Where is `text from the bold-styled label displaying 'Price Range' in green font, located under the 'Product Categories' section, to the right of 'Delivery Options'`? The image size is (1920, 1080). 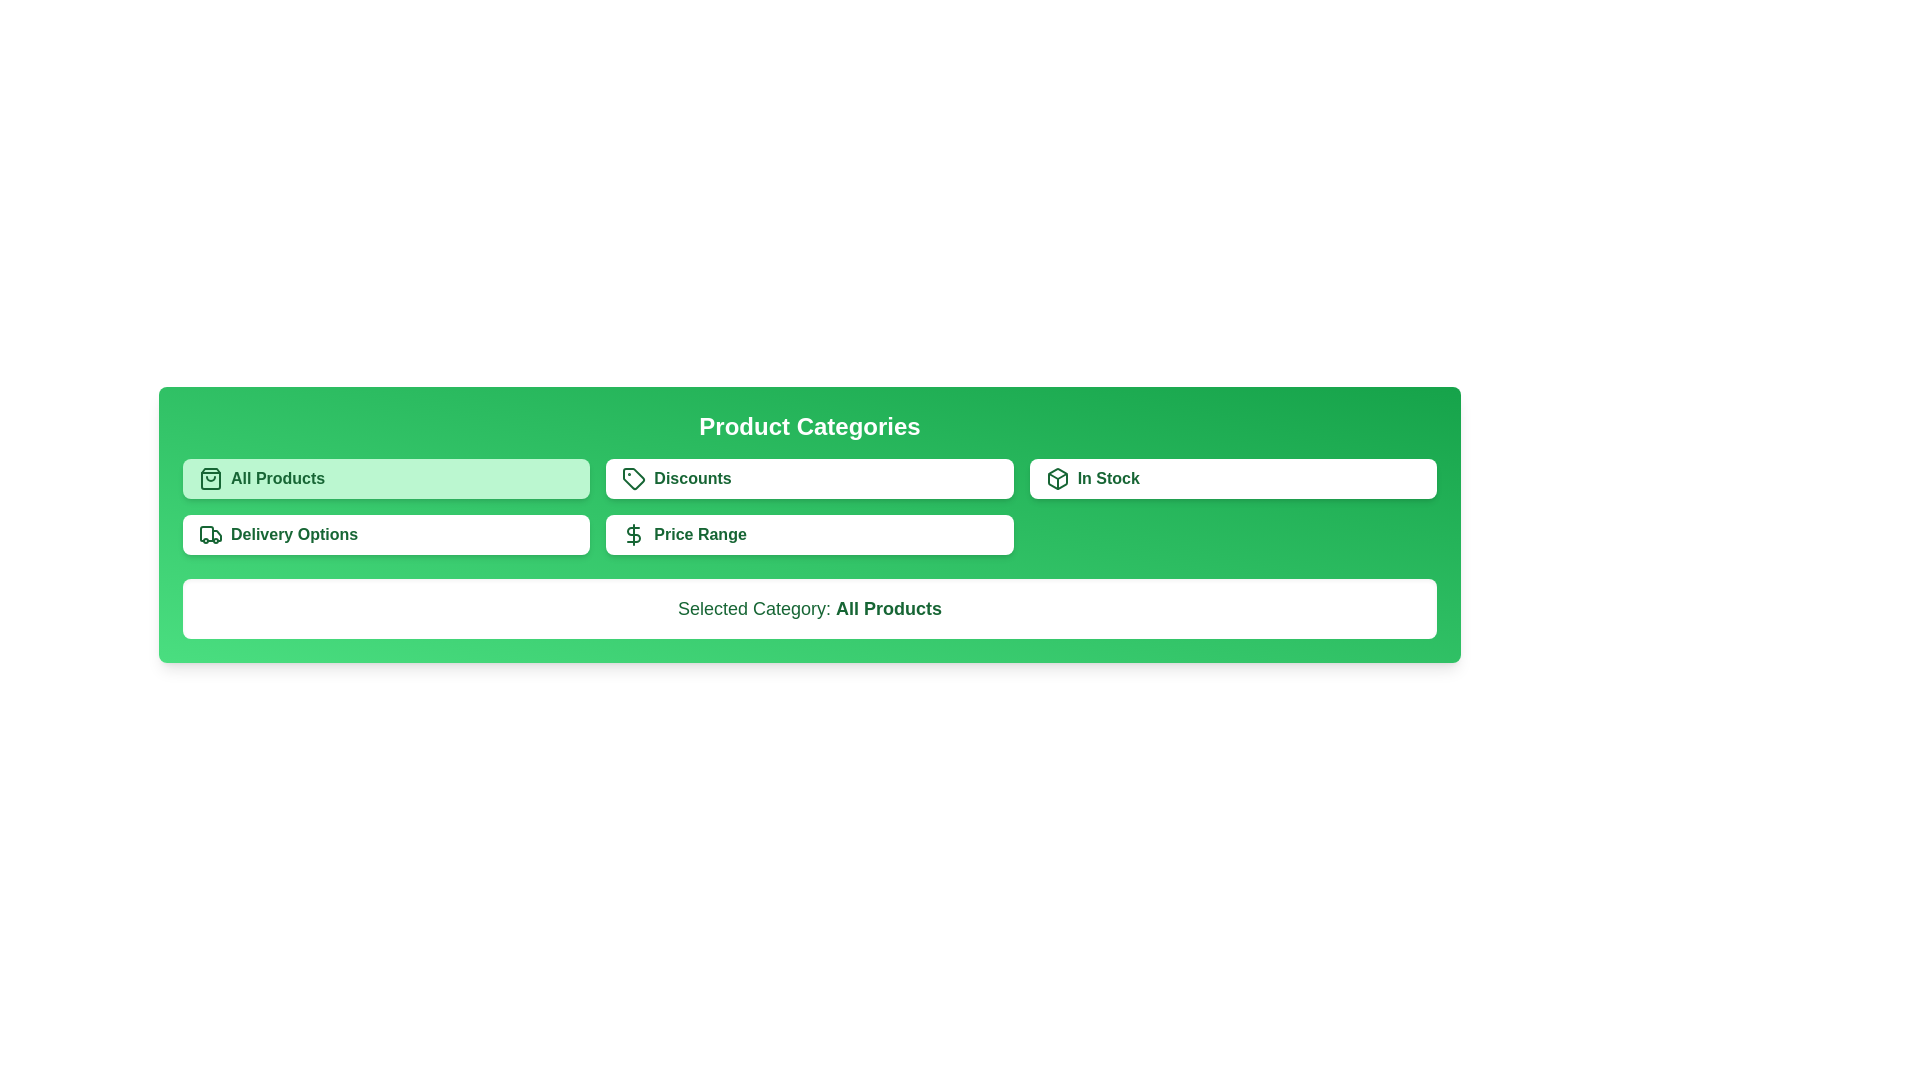
text from the bold-styled label displaying 'Price Range' in green font, located under the 'Product Categories' section, to the right of 'Delivery Options' is located at coordinates (700, 534).